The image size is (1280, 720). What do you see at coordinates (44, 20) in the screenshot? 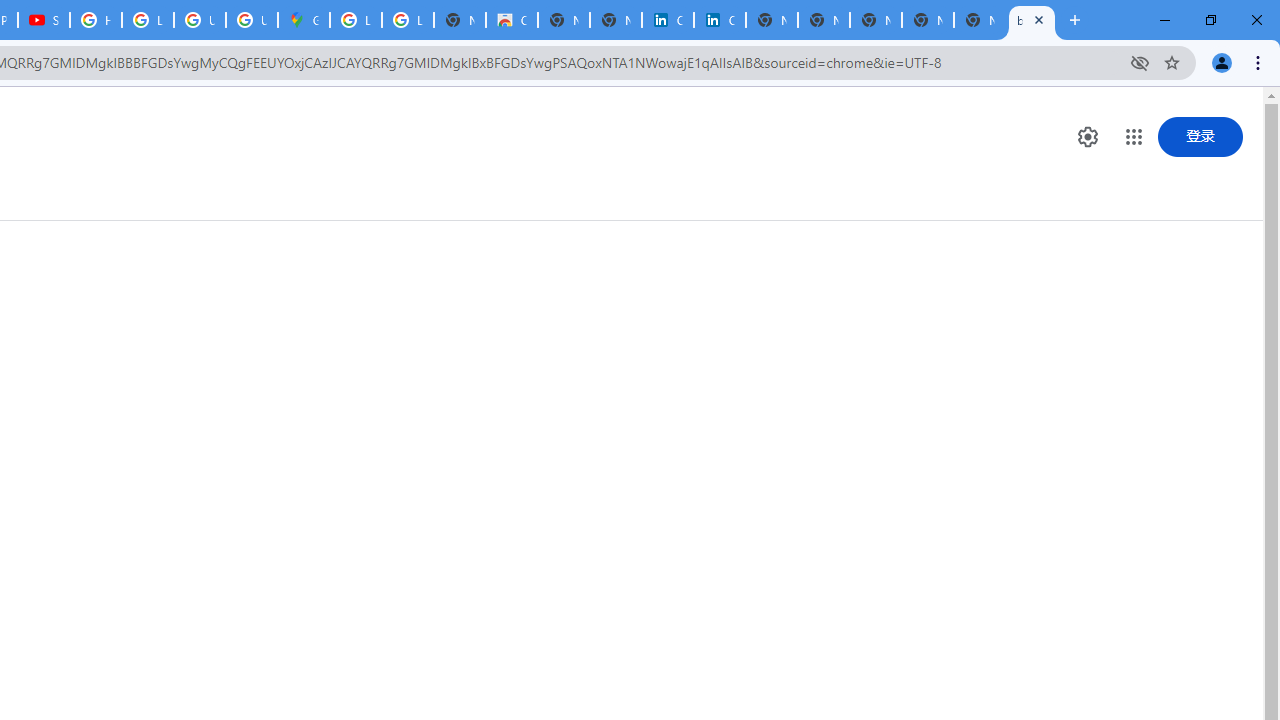
I see `'Subscriptions - YouTube'` at bounding box center [44, 20].